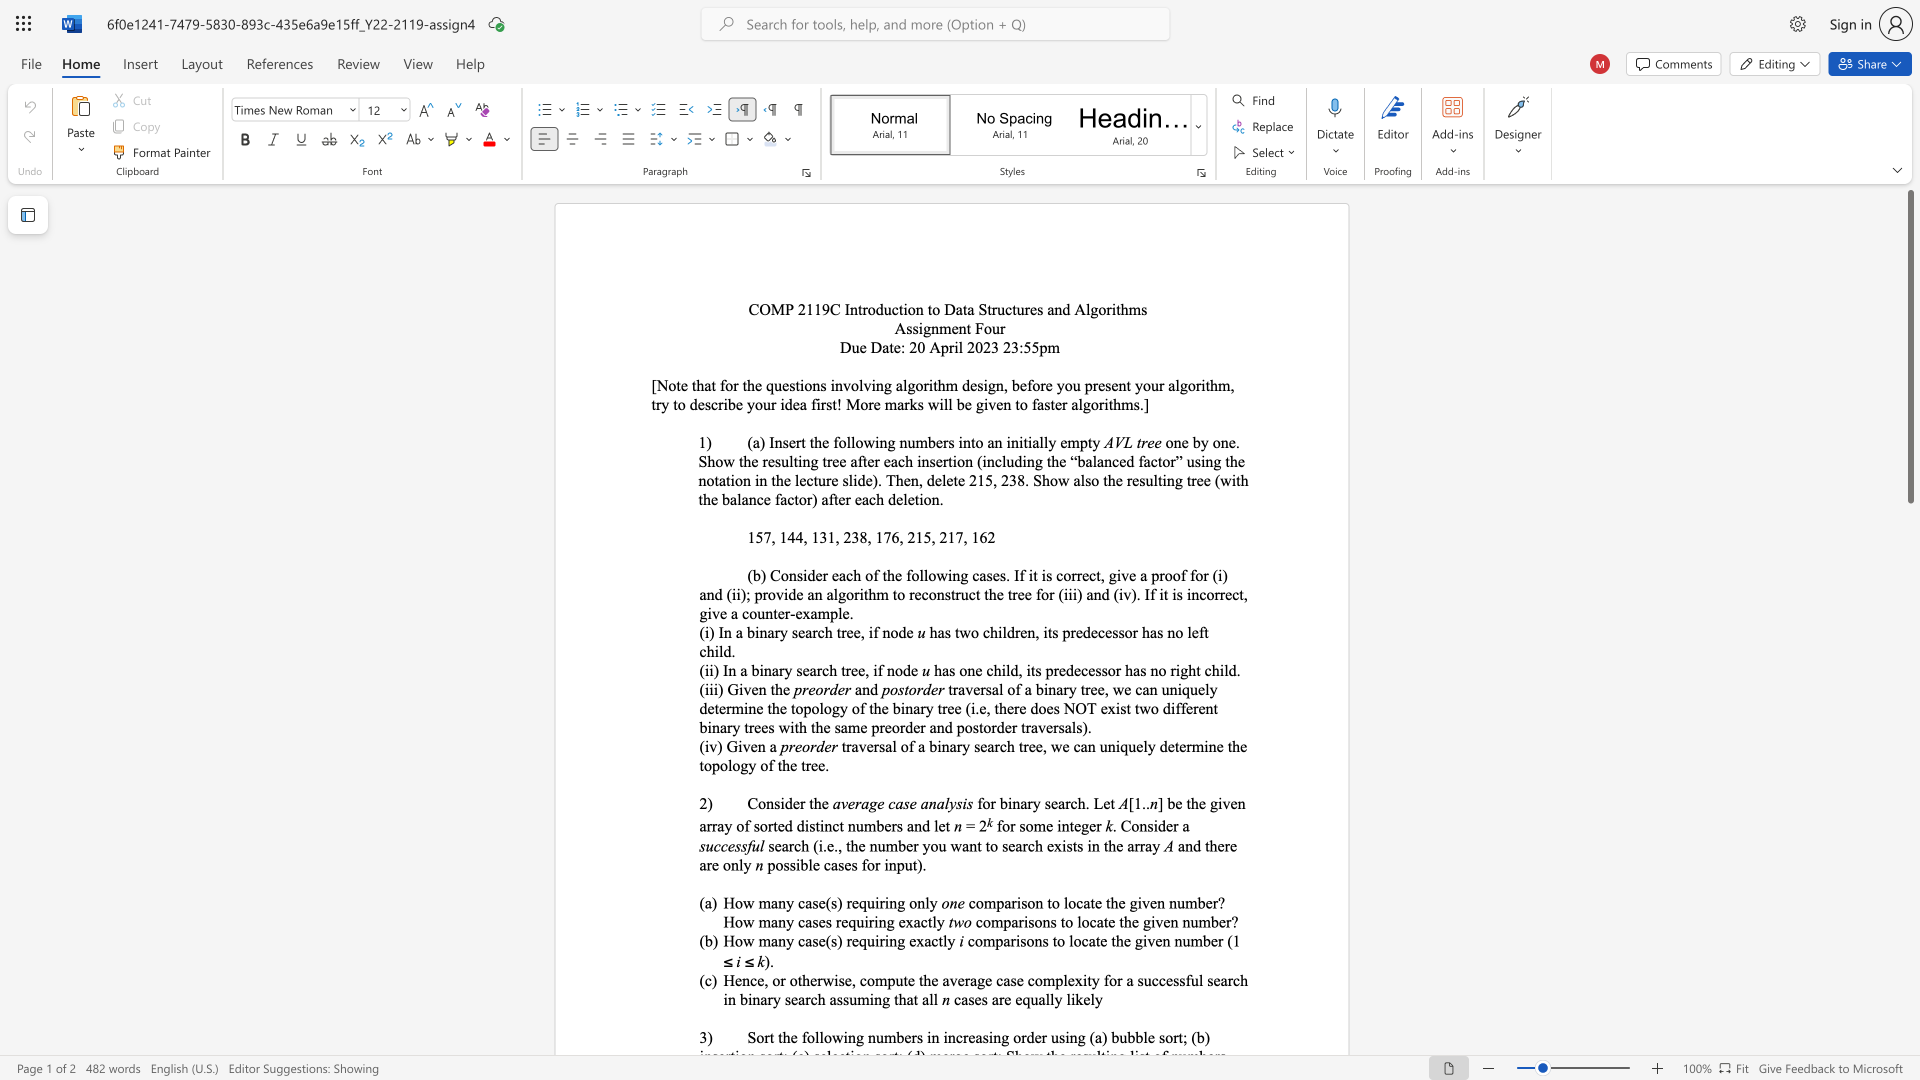  I want to click on the 1th character "y" in the text, so click(966, 746).